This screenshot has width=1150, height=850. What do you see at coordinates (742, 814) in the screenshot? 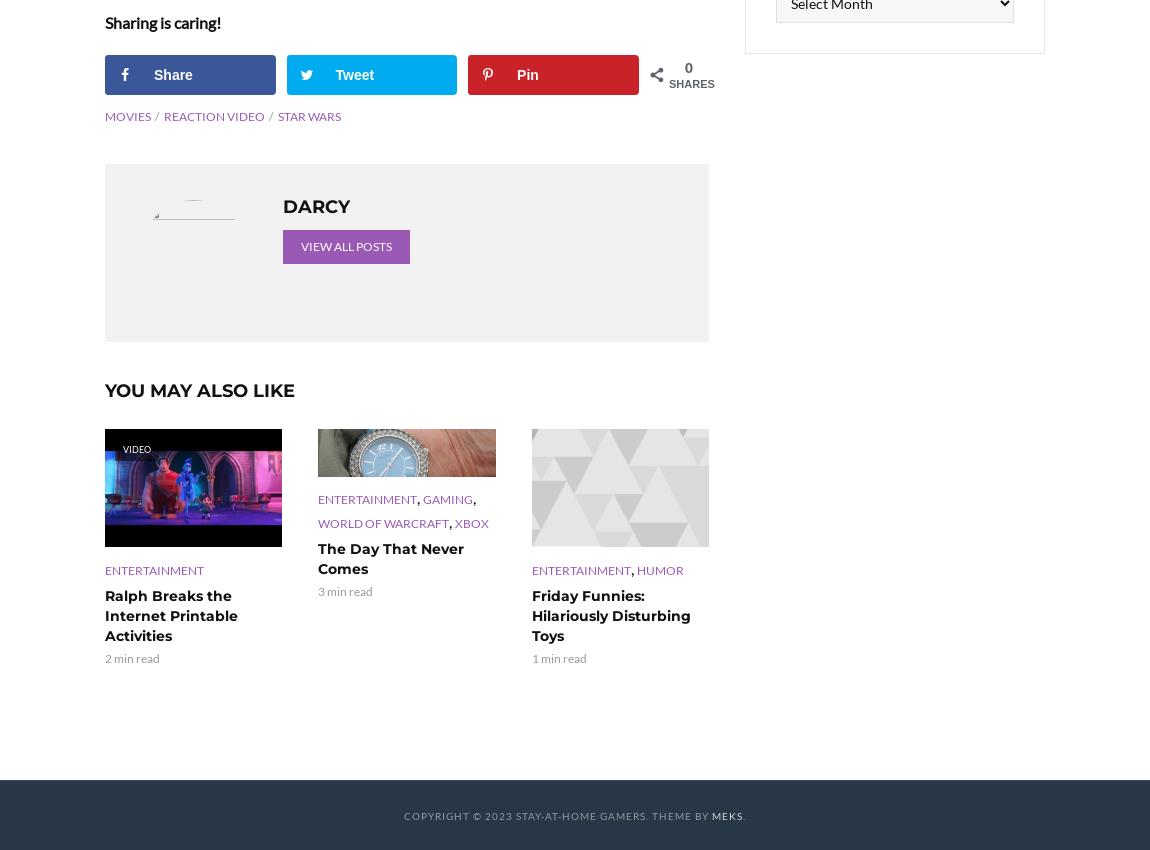
I see `'.'` at bounding box center [742, 814].